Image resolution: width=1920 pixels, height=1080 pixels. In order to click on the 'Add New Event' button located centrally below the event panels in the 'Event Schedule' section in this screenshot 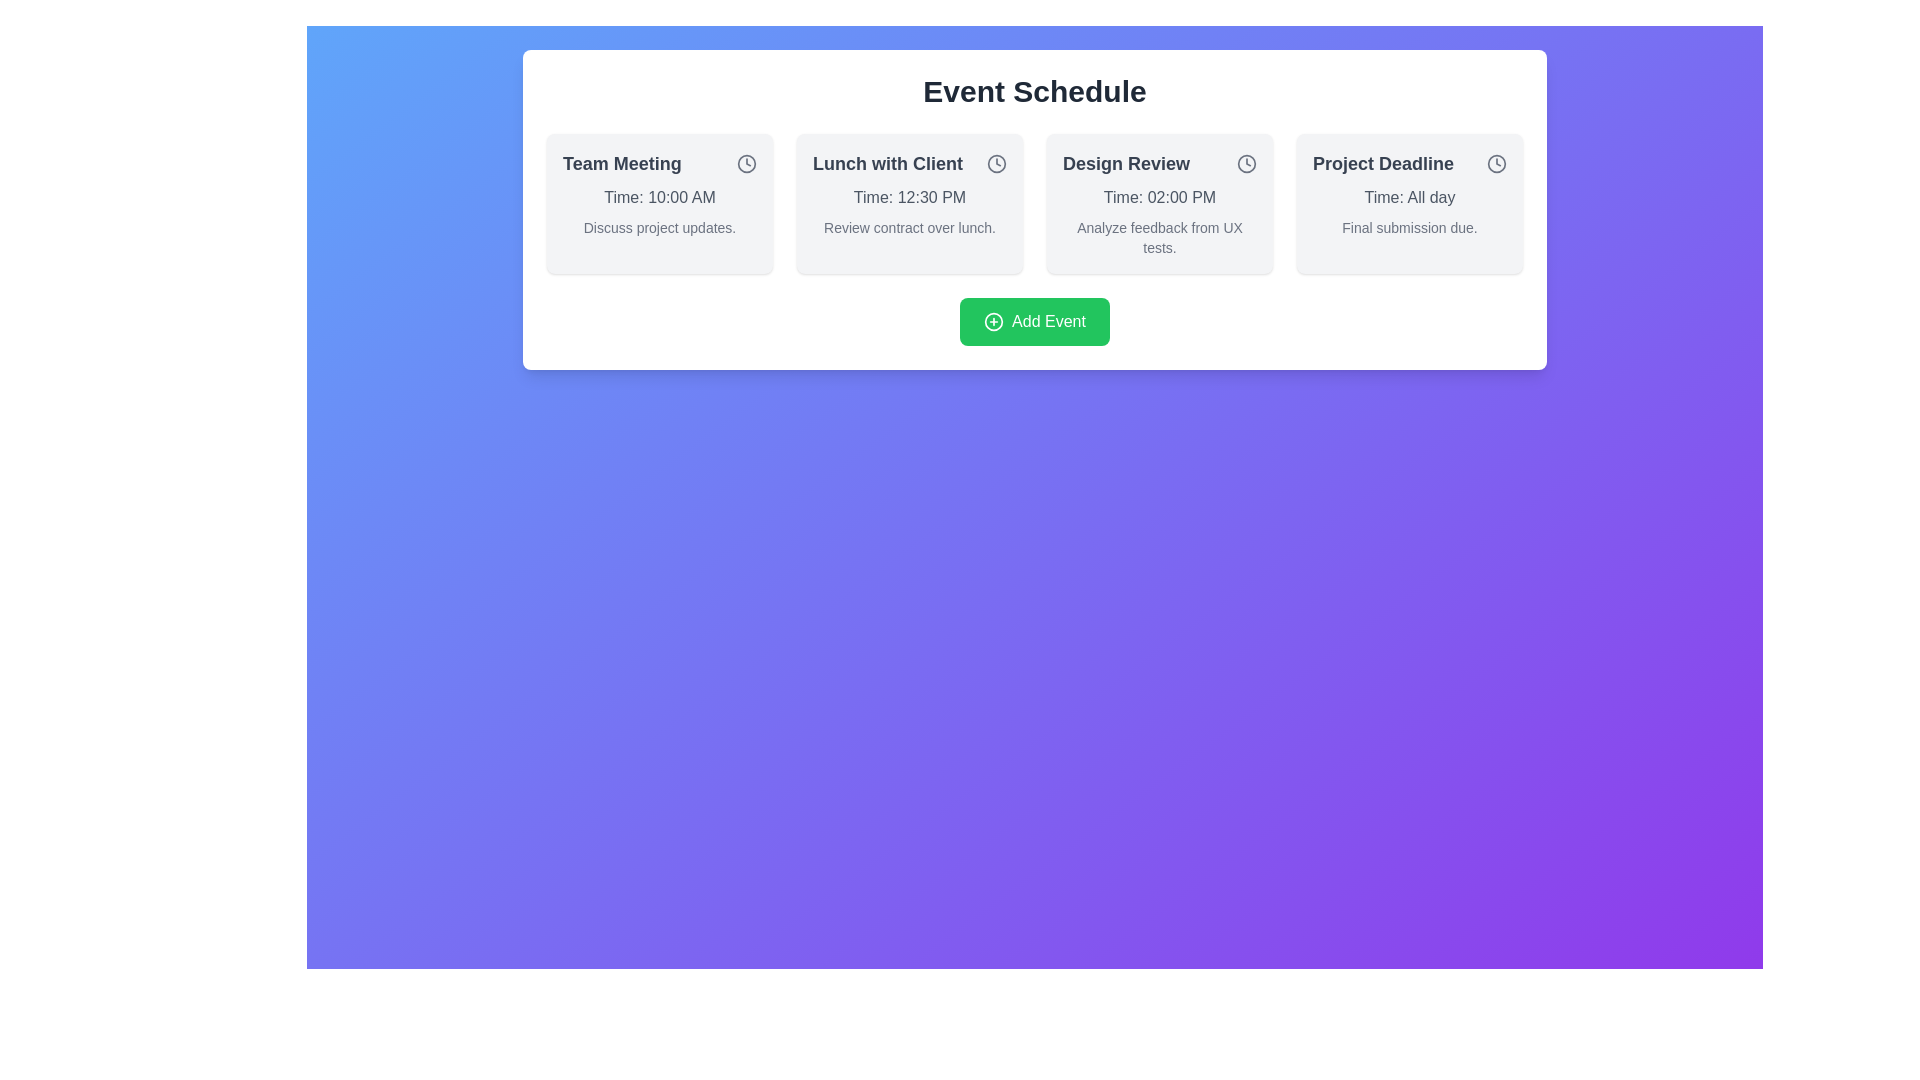, I will do `click(1035, 320)`.